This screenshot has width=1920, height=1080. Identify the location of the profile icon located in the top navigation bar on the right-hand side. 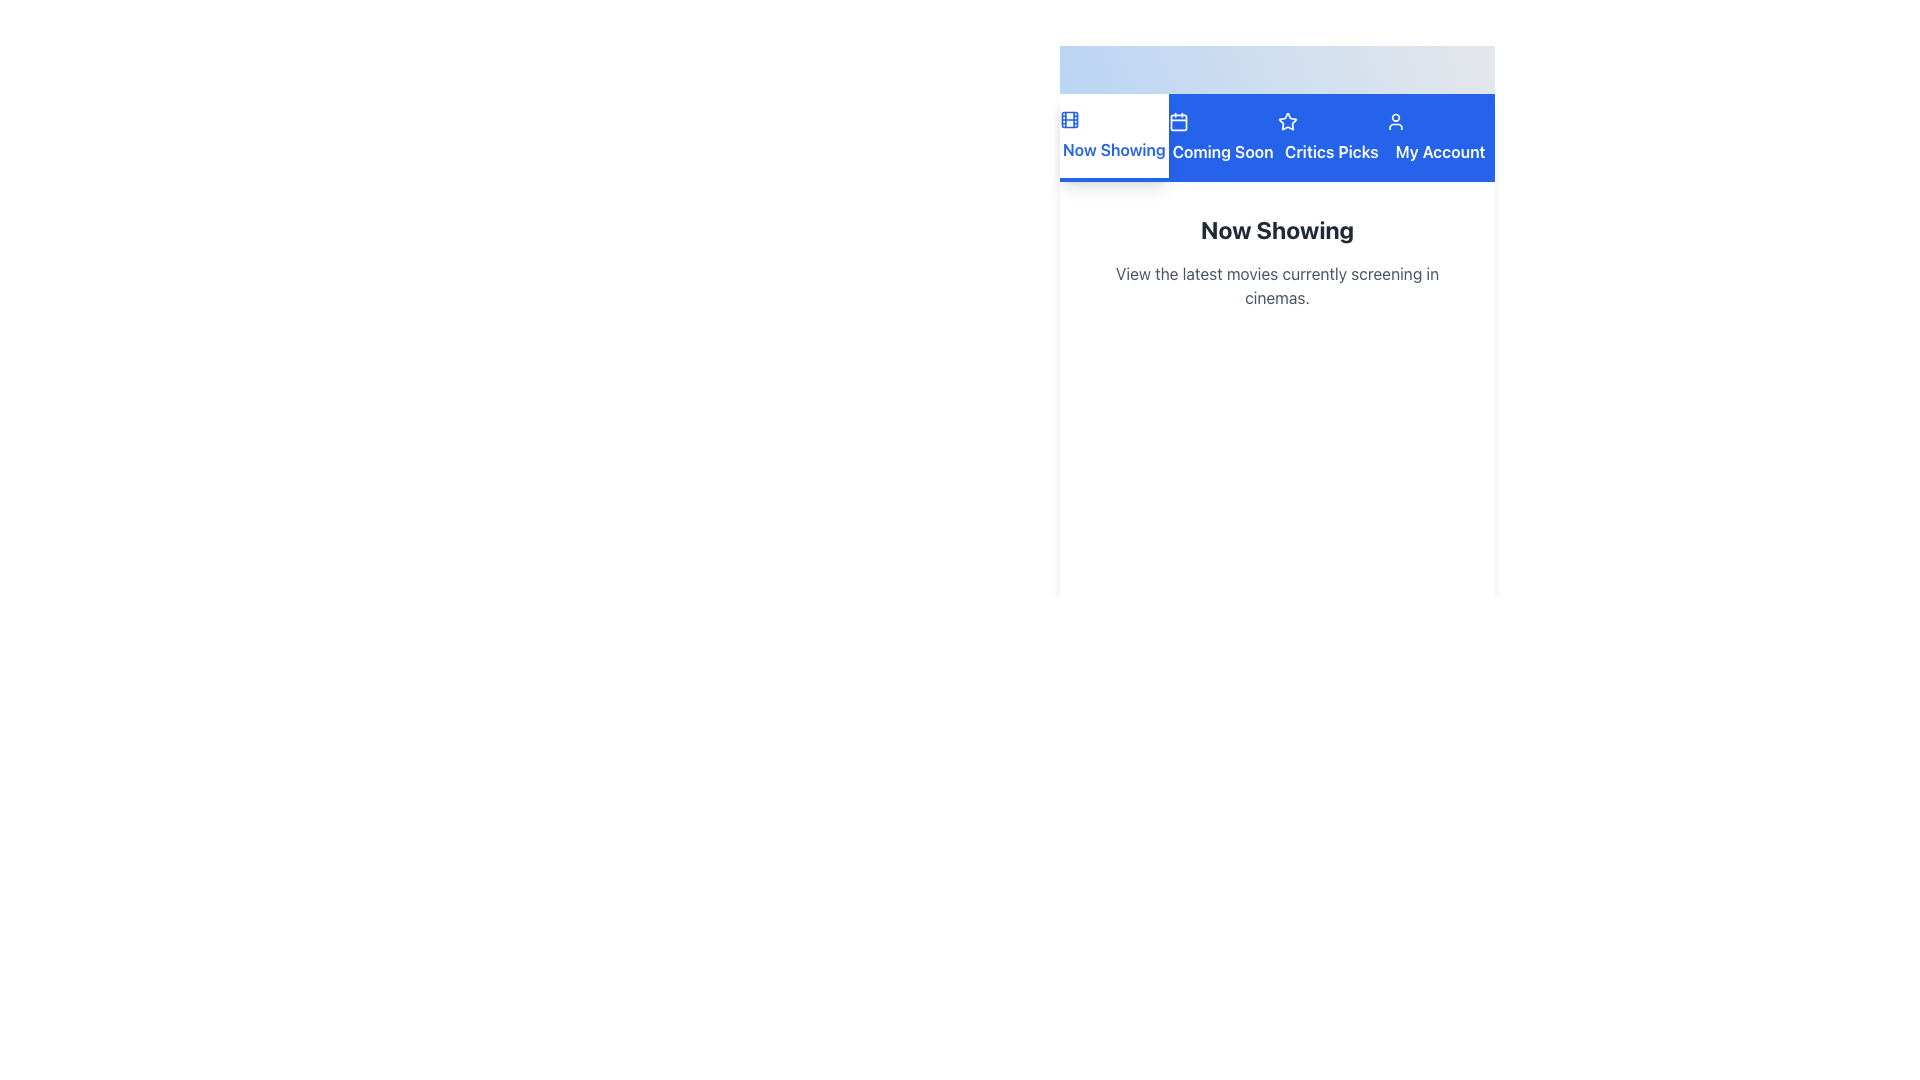
(1395, 122).